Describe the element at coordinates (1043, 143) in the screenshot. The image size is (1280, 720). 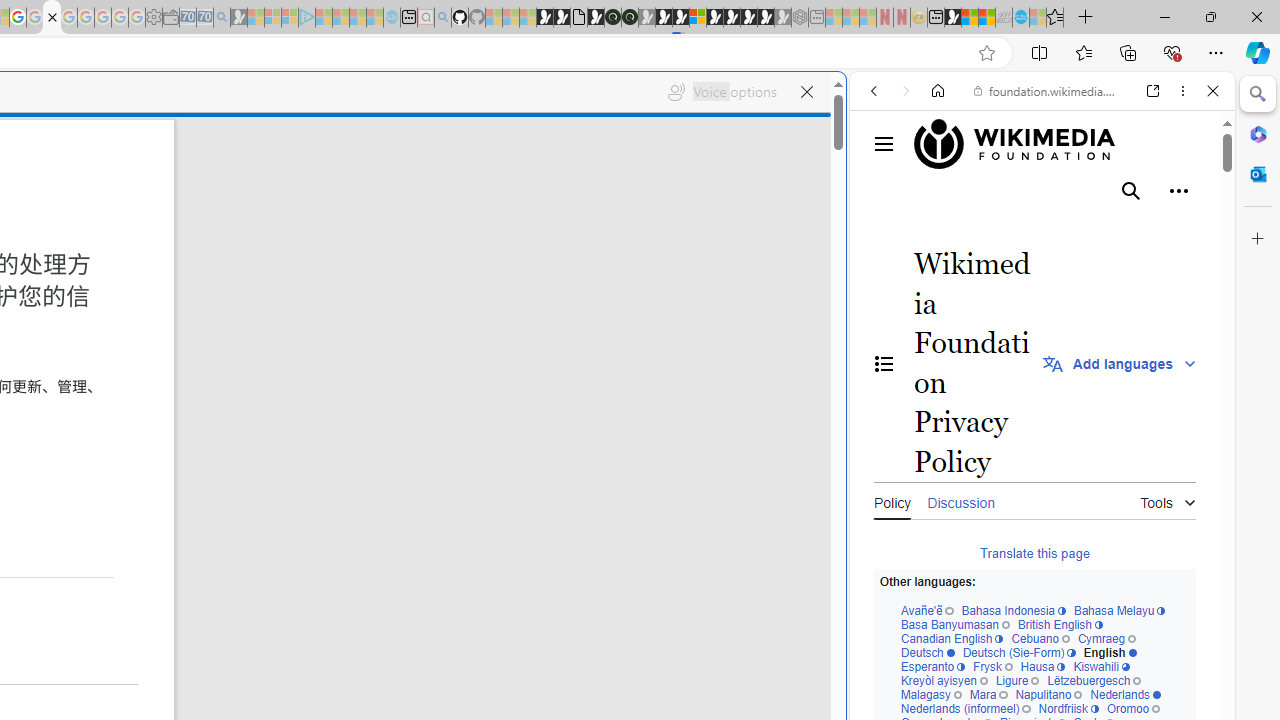
I see `'Wikimedia Foundation Governance Wiki'` at that location.